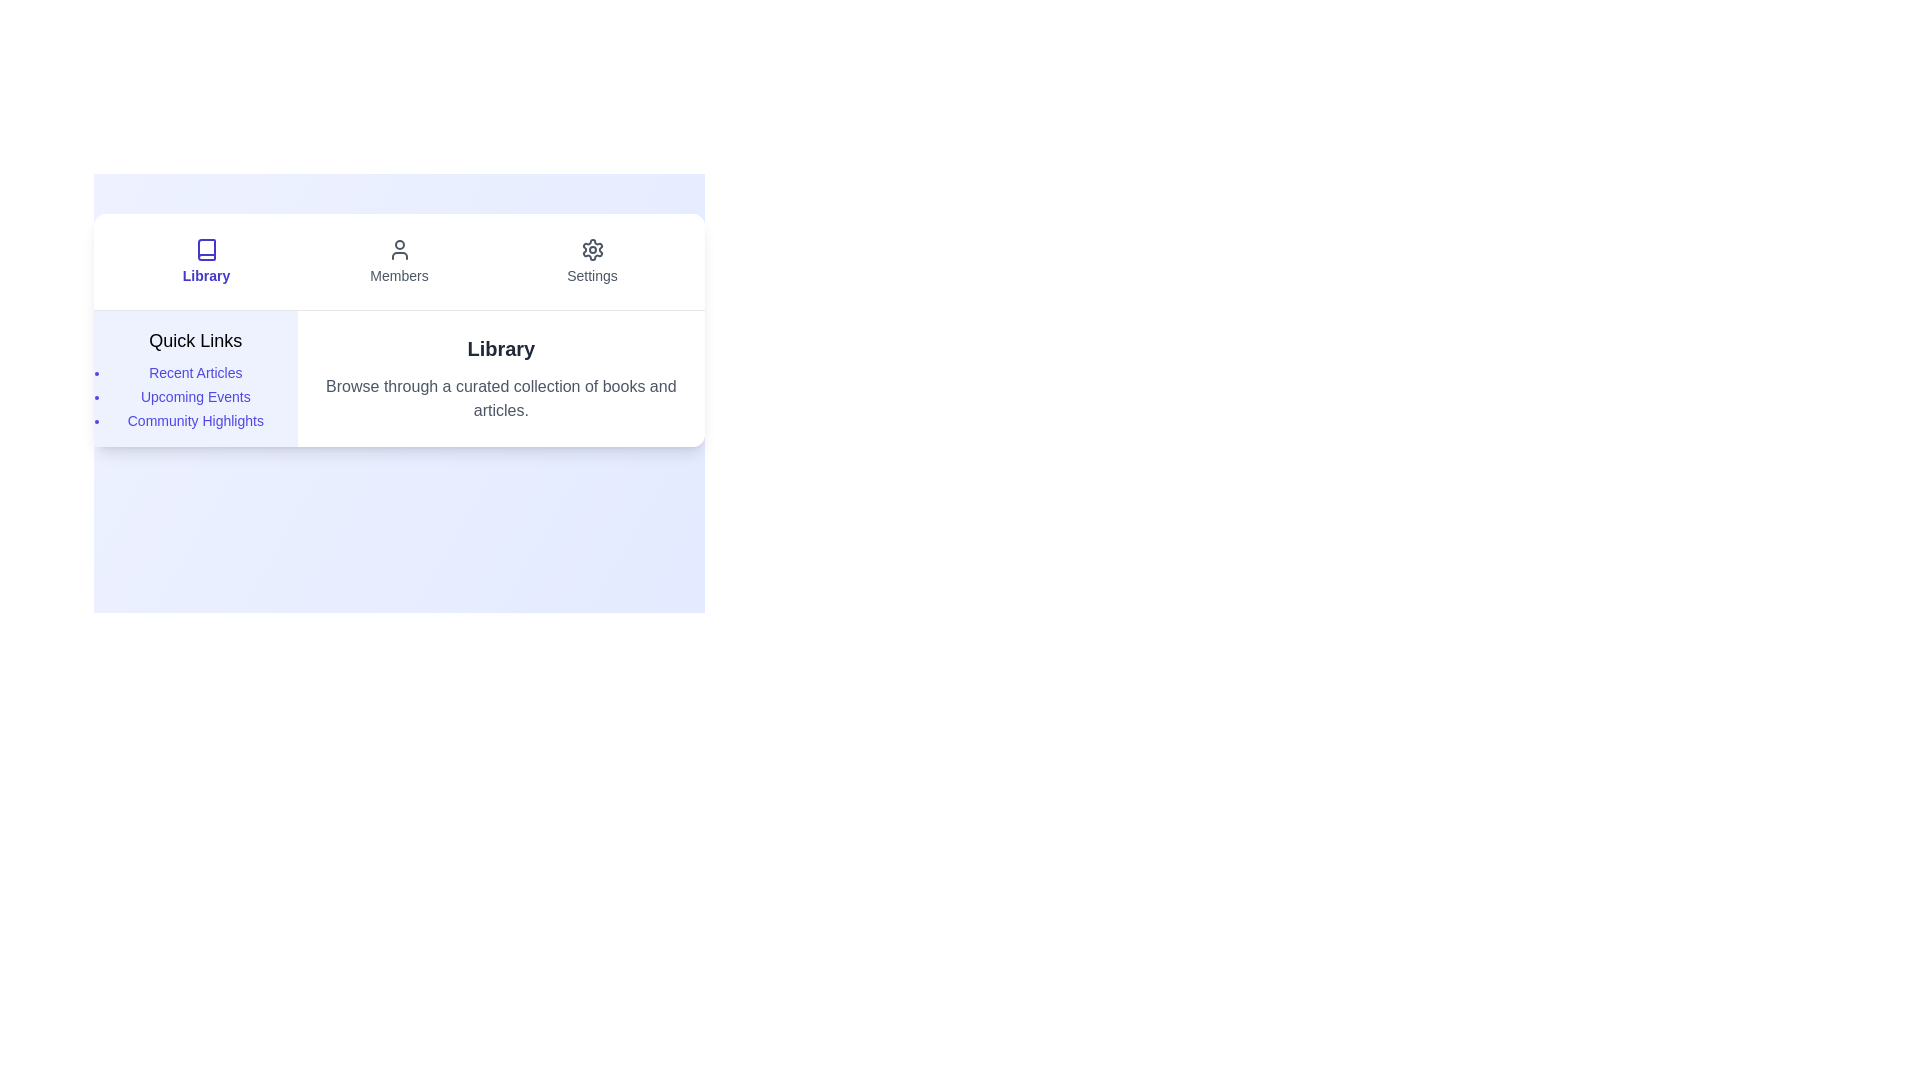  What do you see at coordinates (399, 261) in the screenshot?
I see `the tab labeled Members` at bounding box center [399, 261].